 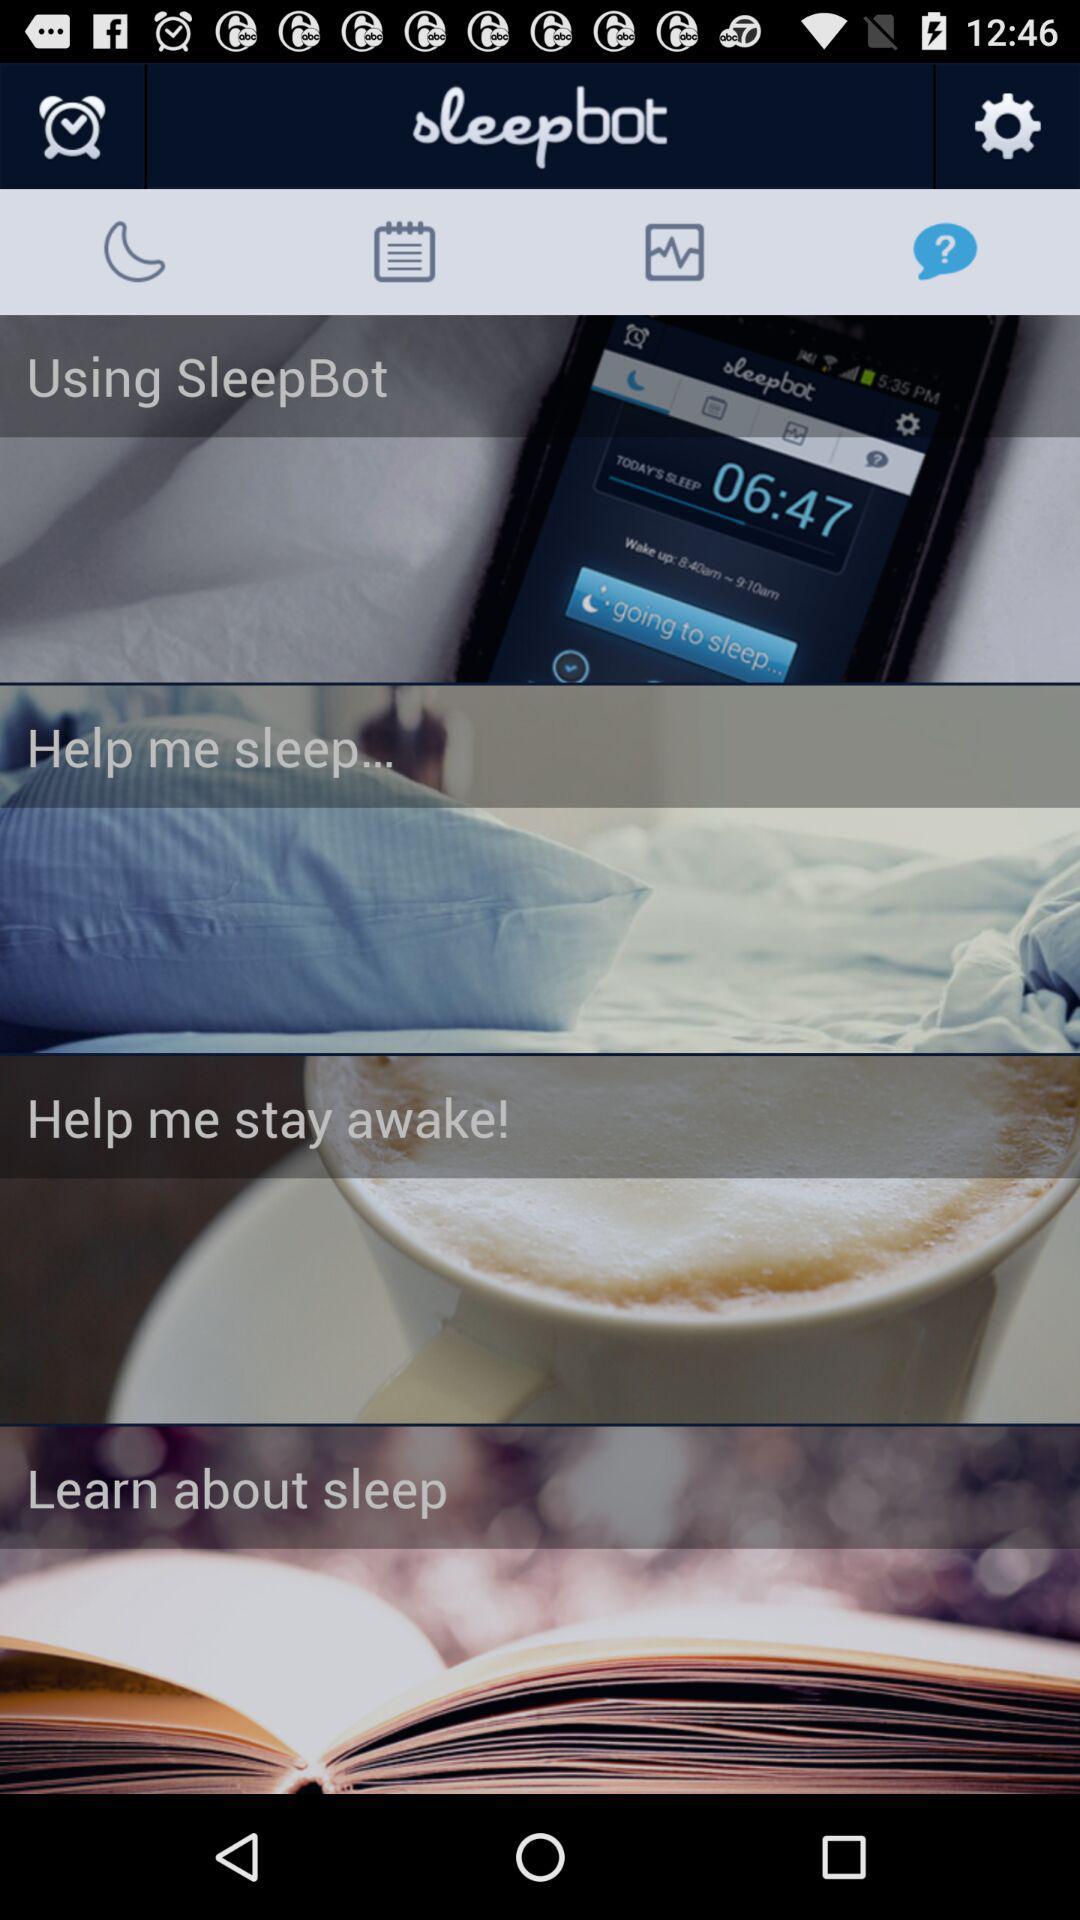 I want to click on choose 'using sleepbot option, so click(x=540, y=498).